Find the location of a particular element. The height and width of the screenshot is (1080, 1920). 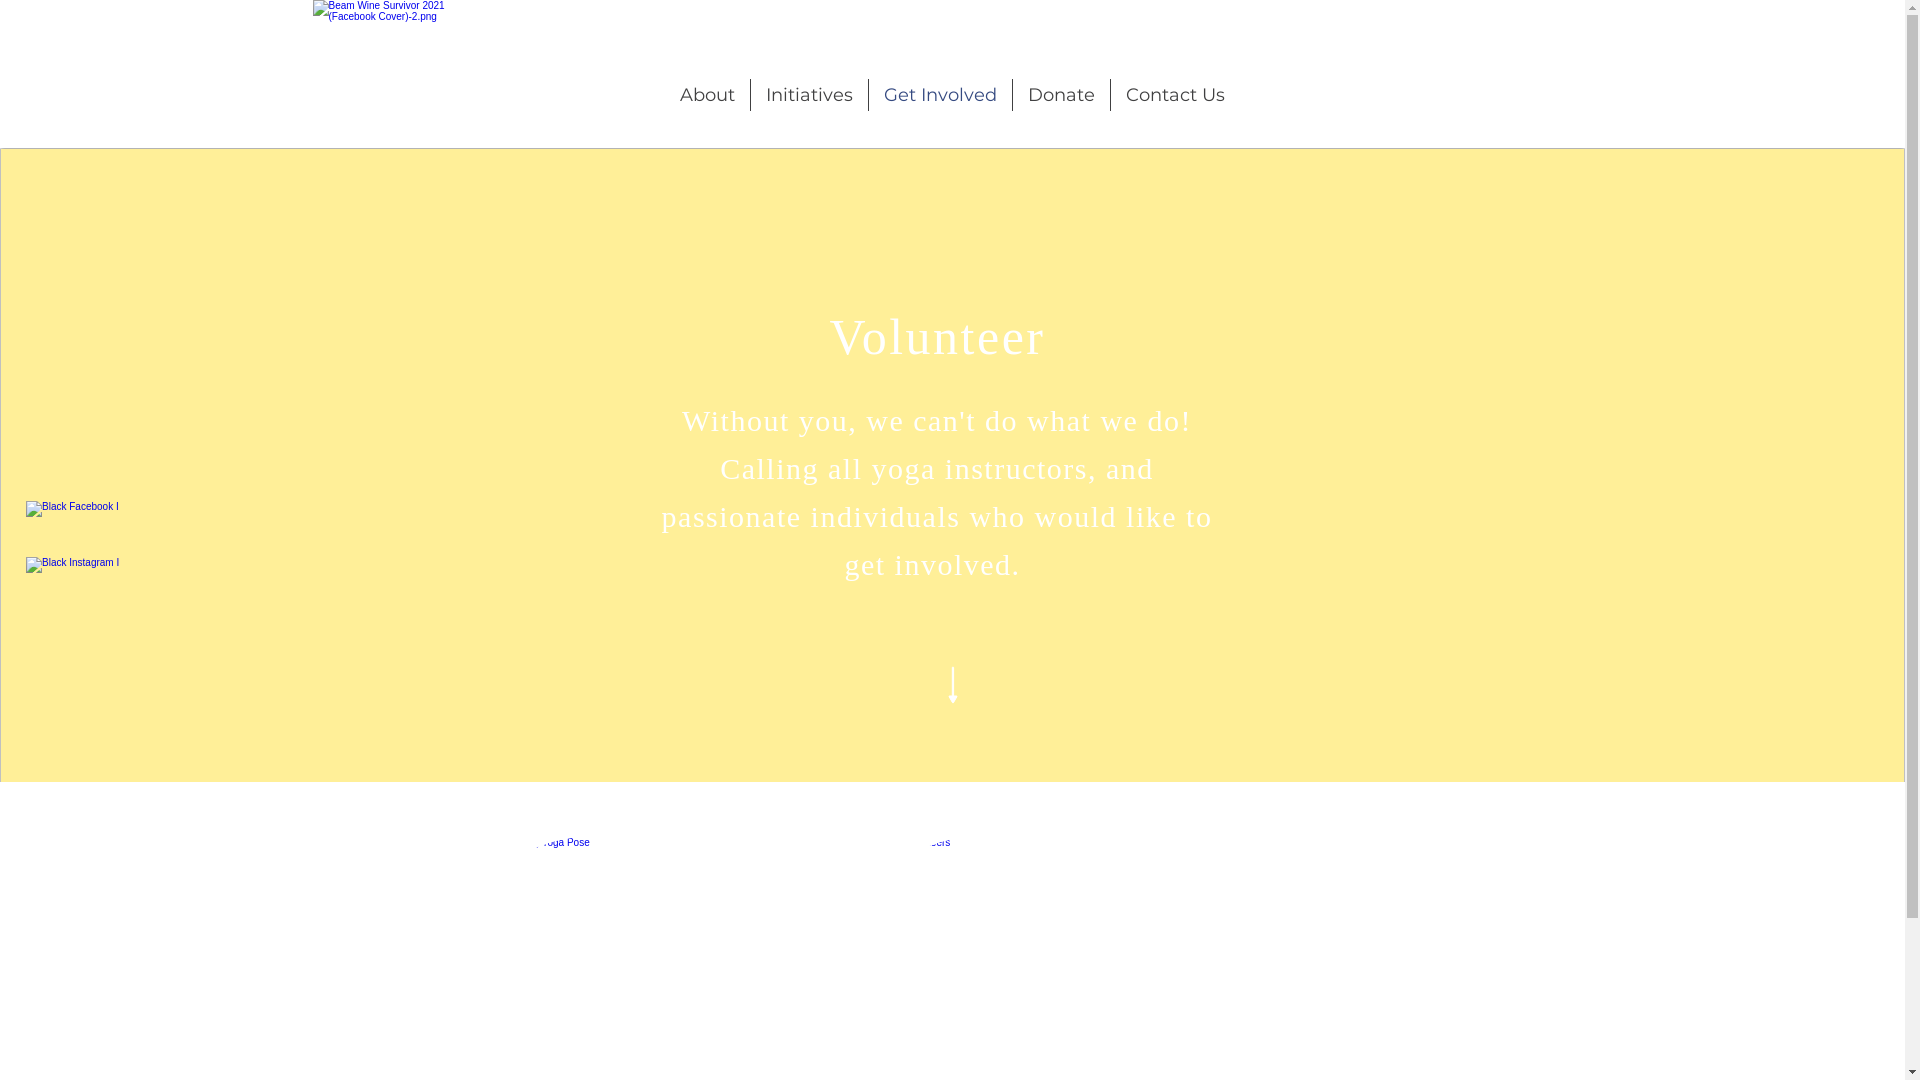

'Get Involved' is located at coordinates (939, 95).